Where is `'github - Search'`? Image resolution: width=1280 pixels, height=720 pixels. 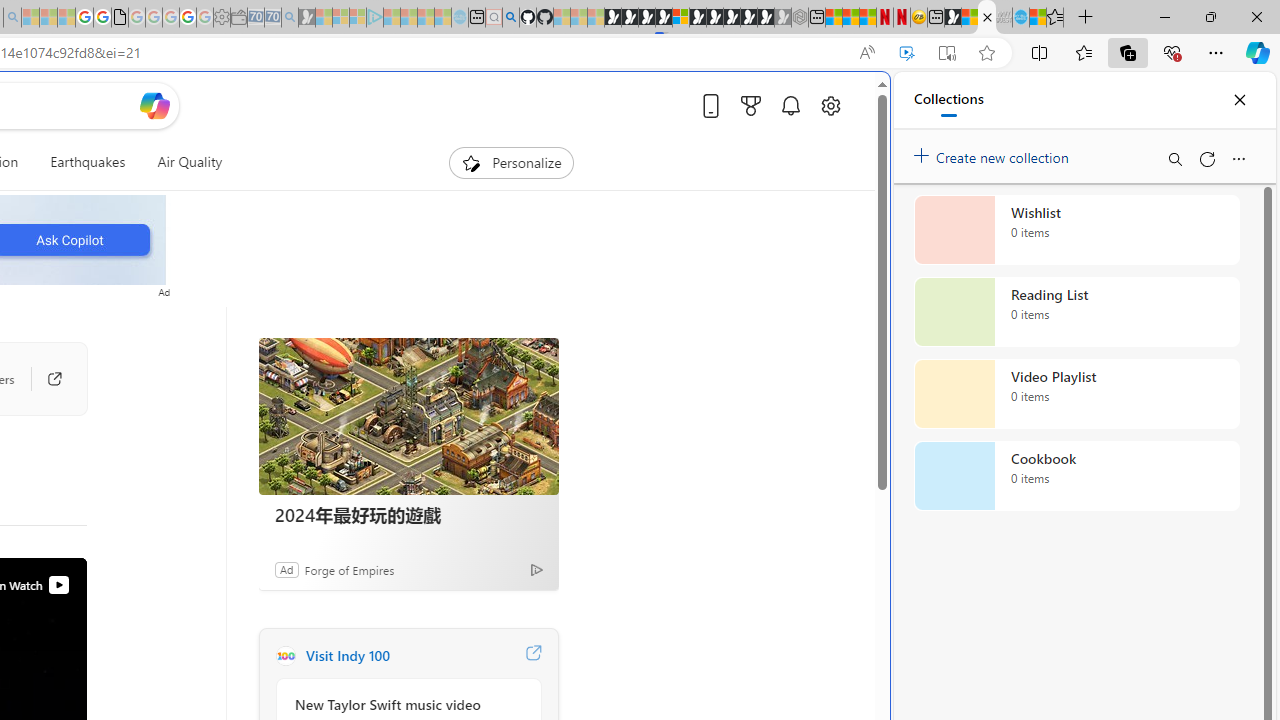
'github - Search' is located at coordinates (510, 17).